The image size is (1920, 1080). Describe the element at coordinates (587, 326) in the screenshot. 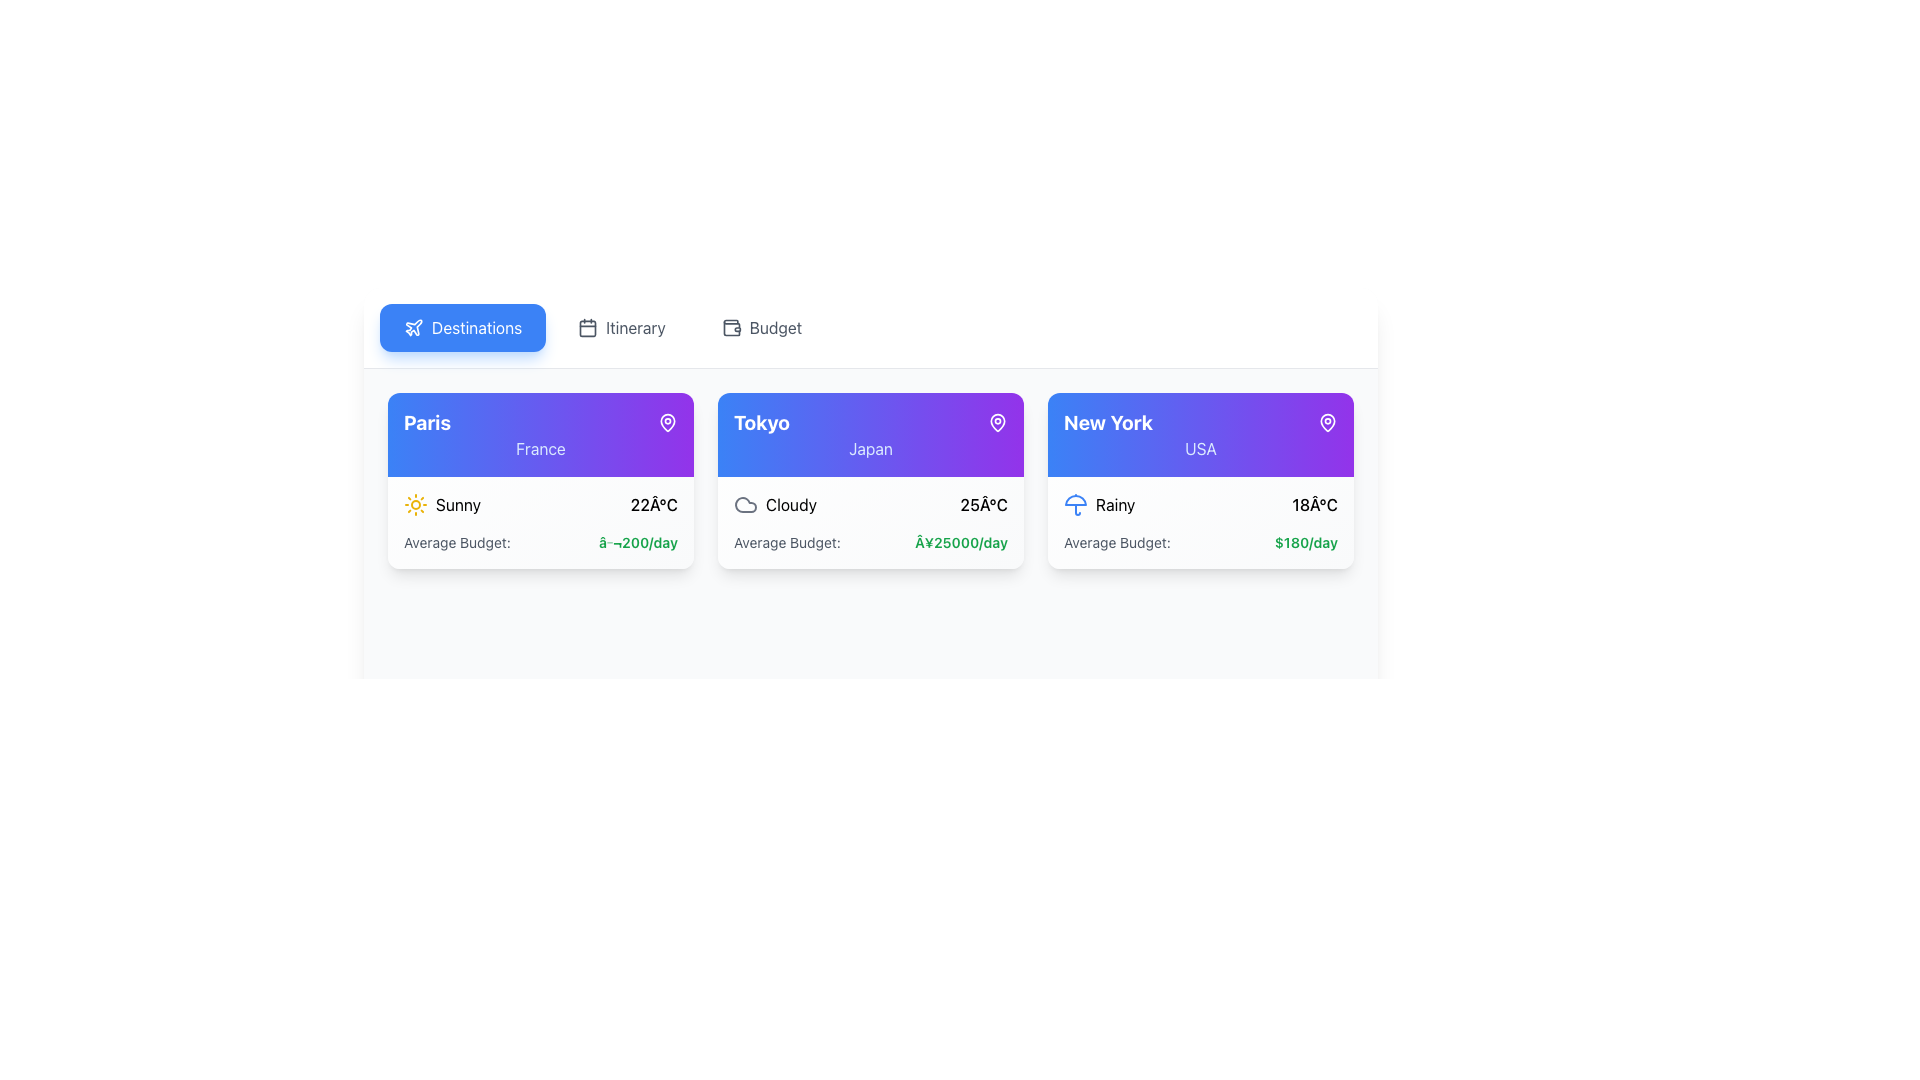

I see `calendar icon located immediately to the left of the 'Itinerary' text label, which visually represents the itinerary functionality` at that location.